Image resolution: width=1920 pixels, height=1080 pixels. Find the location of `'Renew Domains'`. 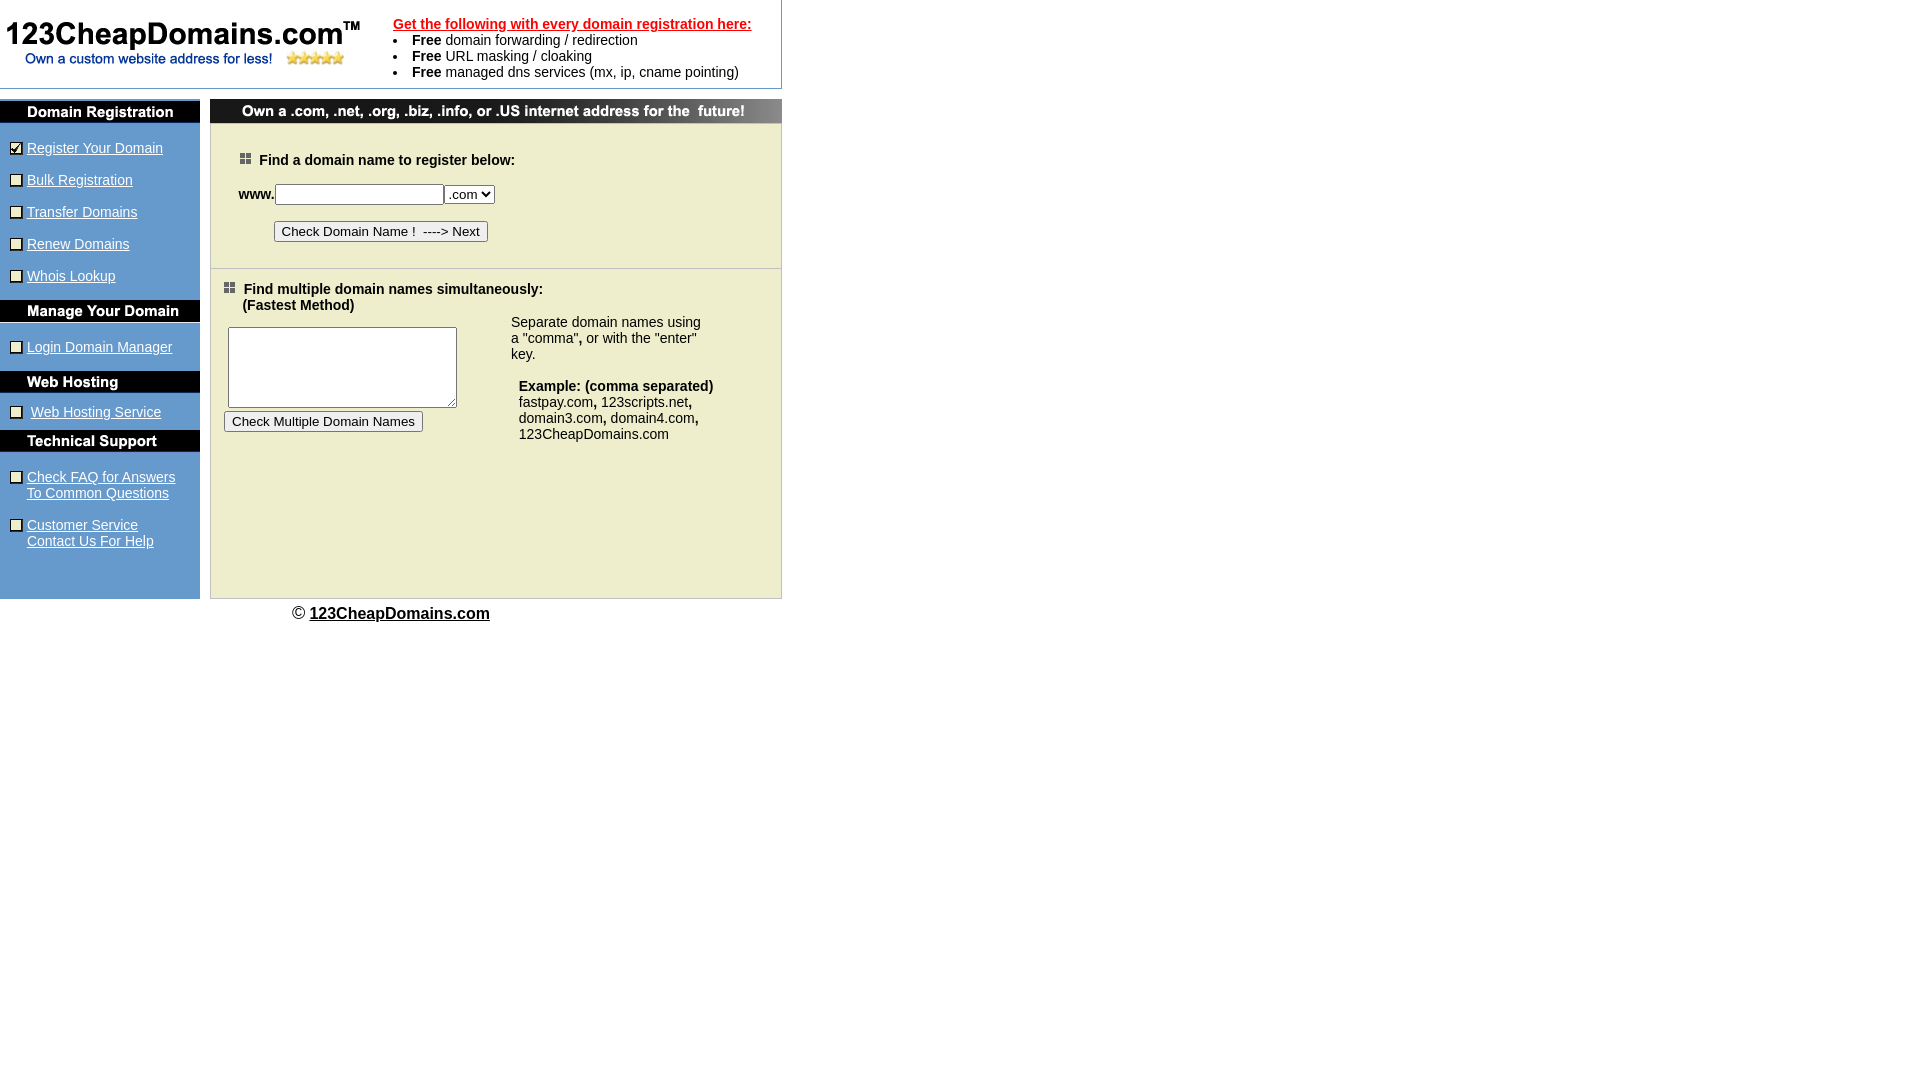

'Renew Domains' is located at coordinates (78, 242).